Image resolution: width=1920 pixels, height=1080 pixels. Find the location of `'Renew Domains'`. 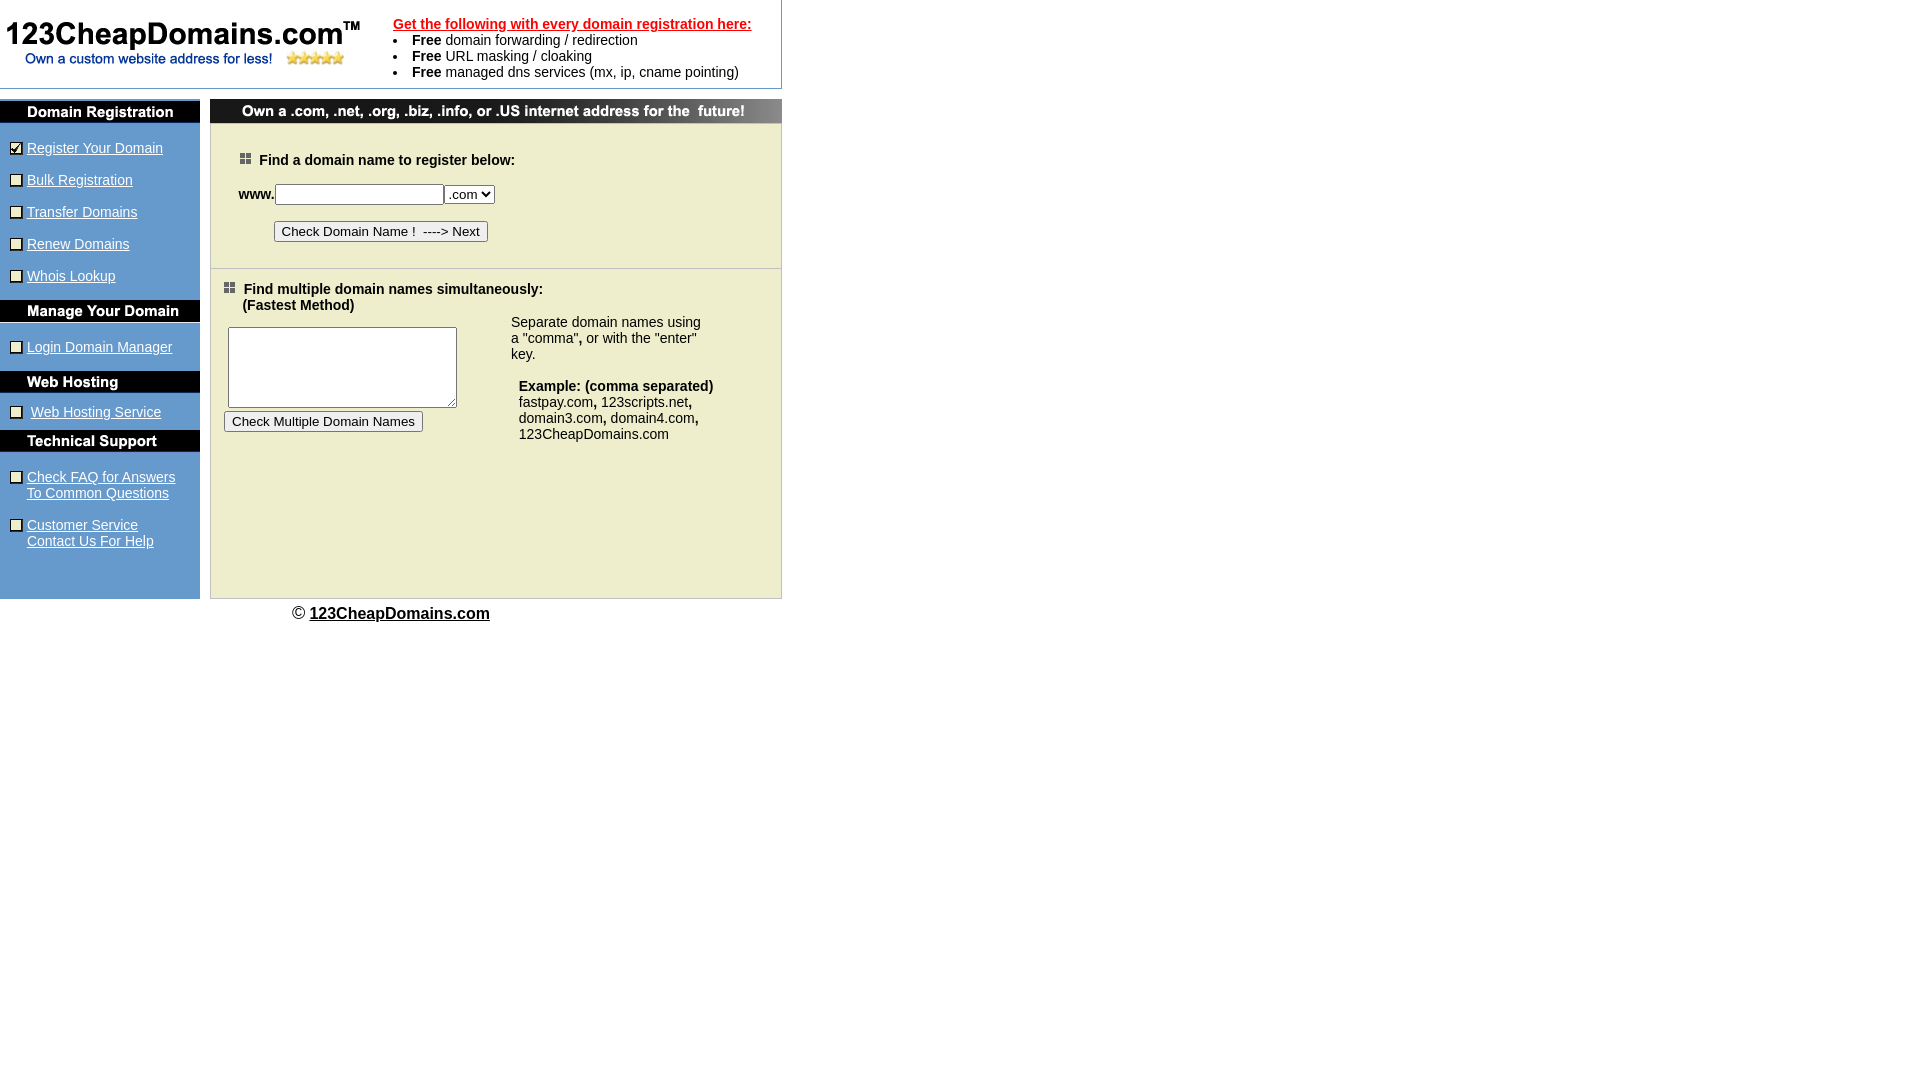

'Renew Domains' is located at coordinates (78, 242).